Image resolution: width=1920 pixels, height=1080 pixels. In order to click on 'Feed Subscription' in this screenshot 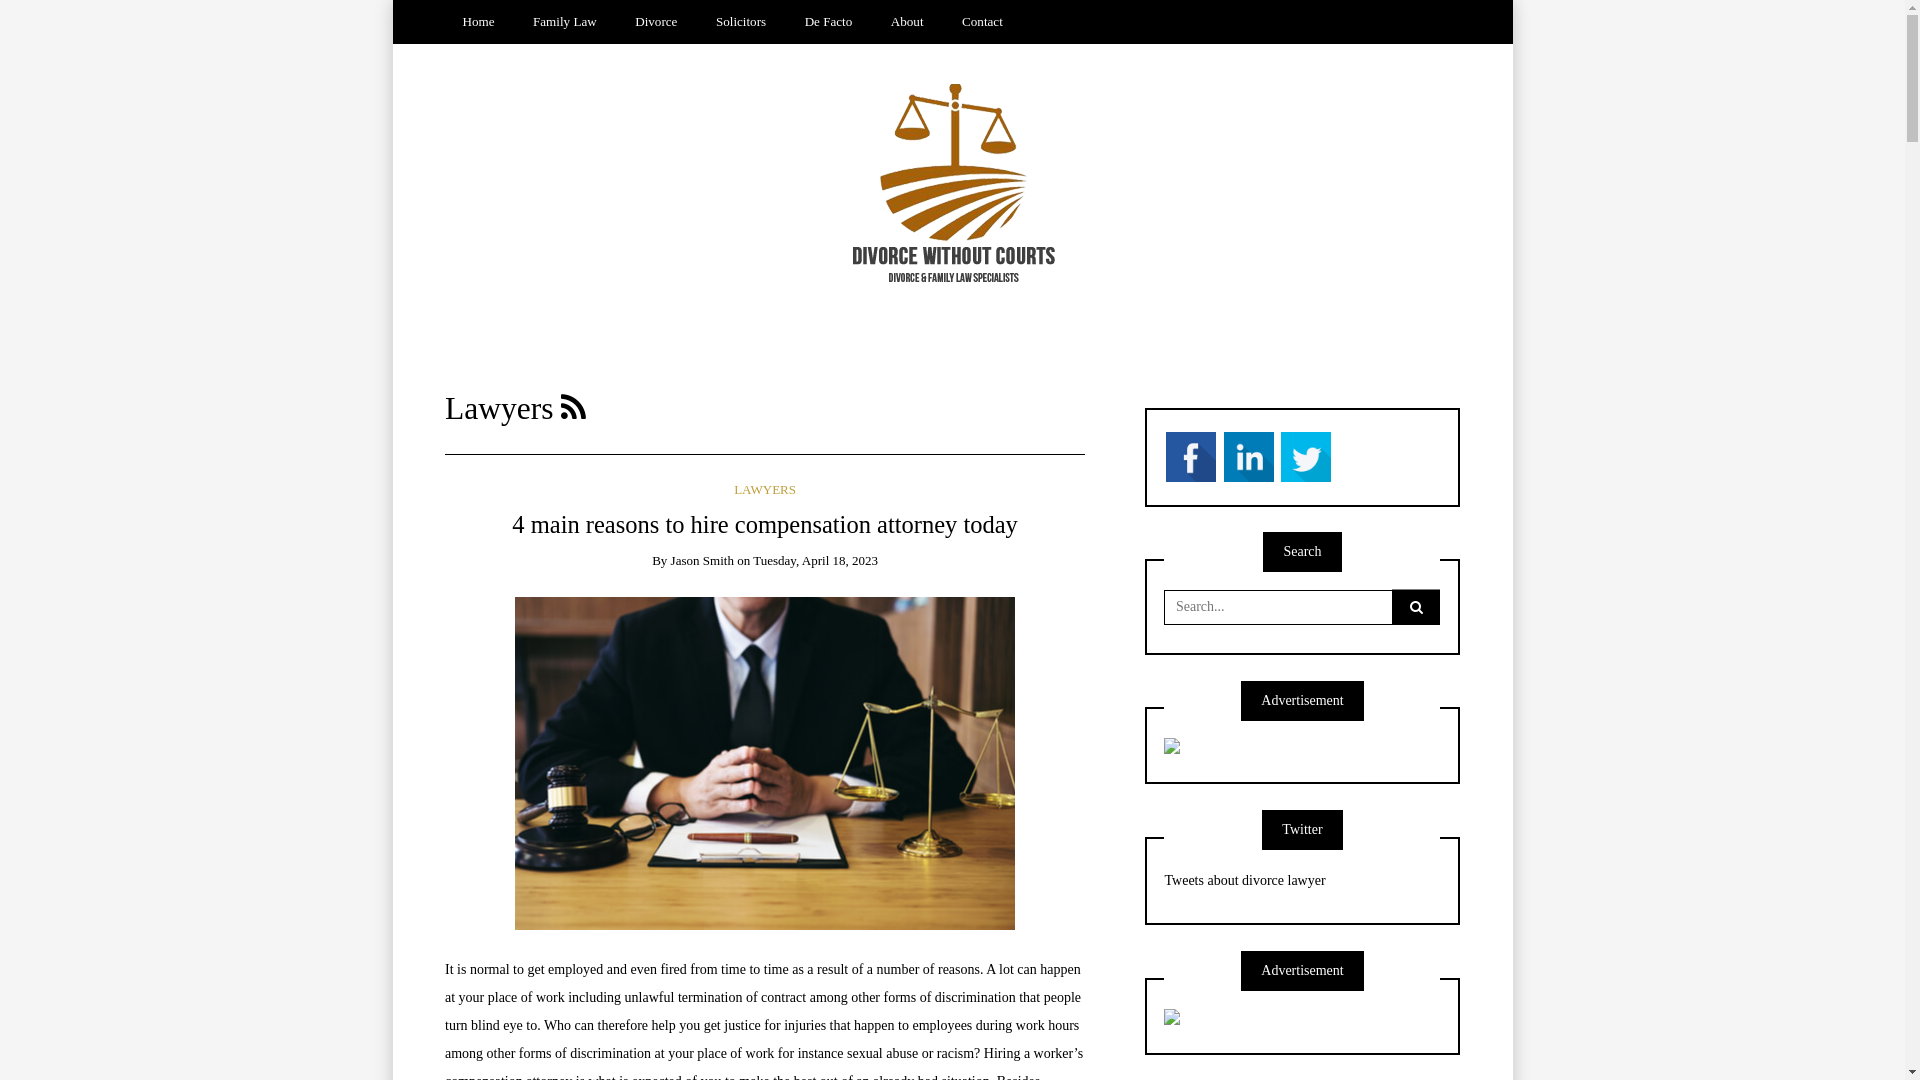, I will do `click(572, 407)`.